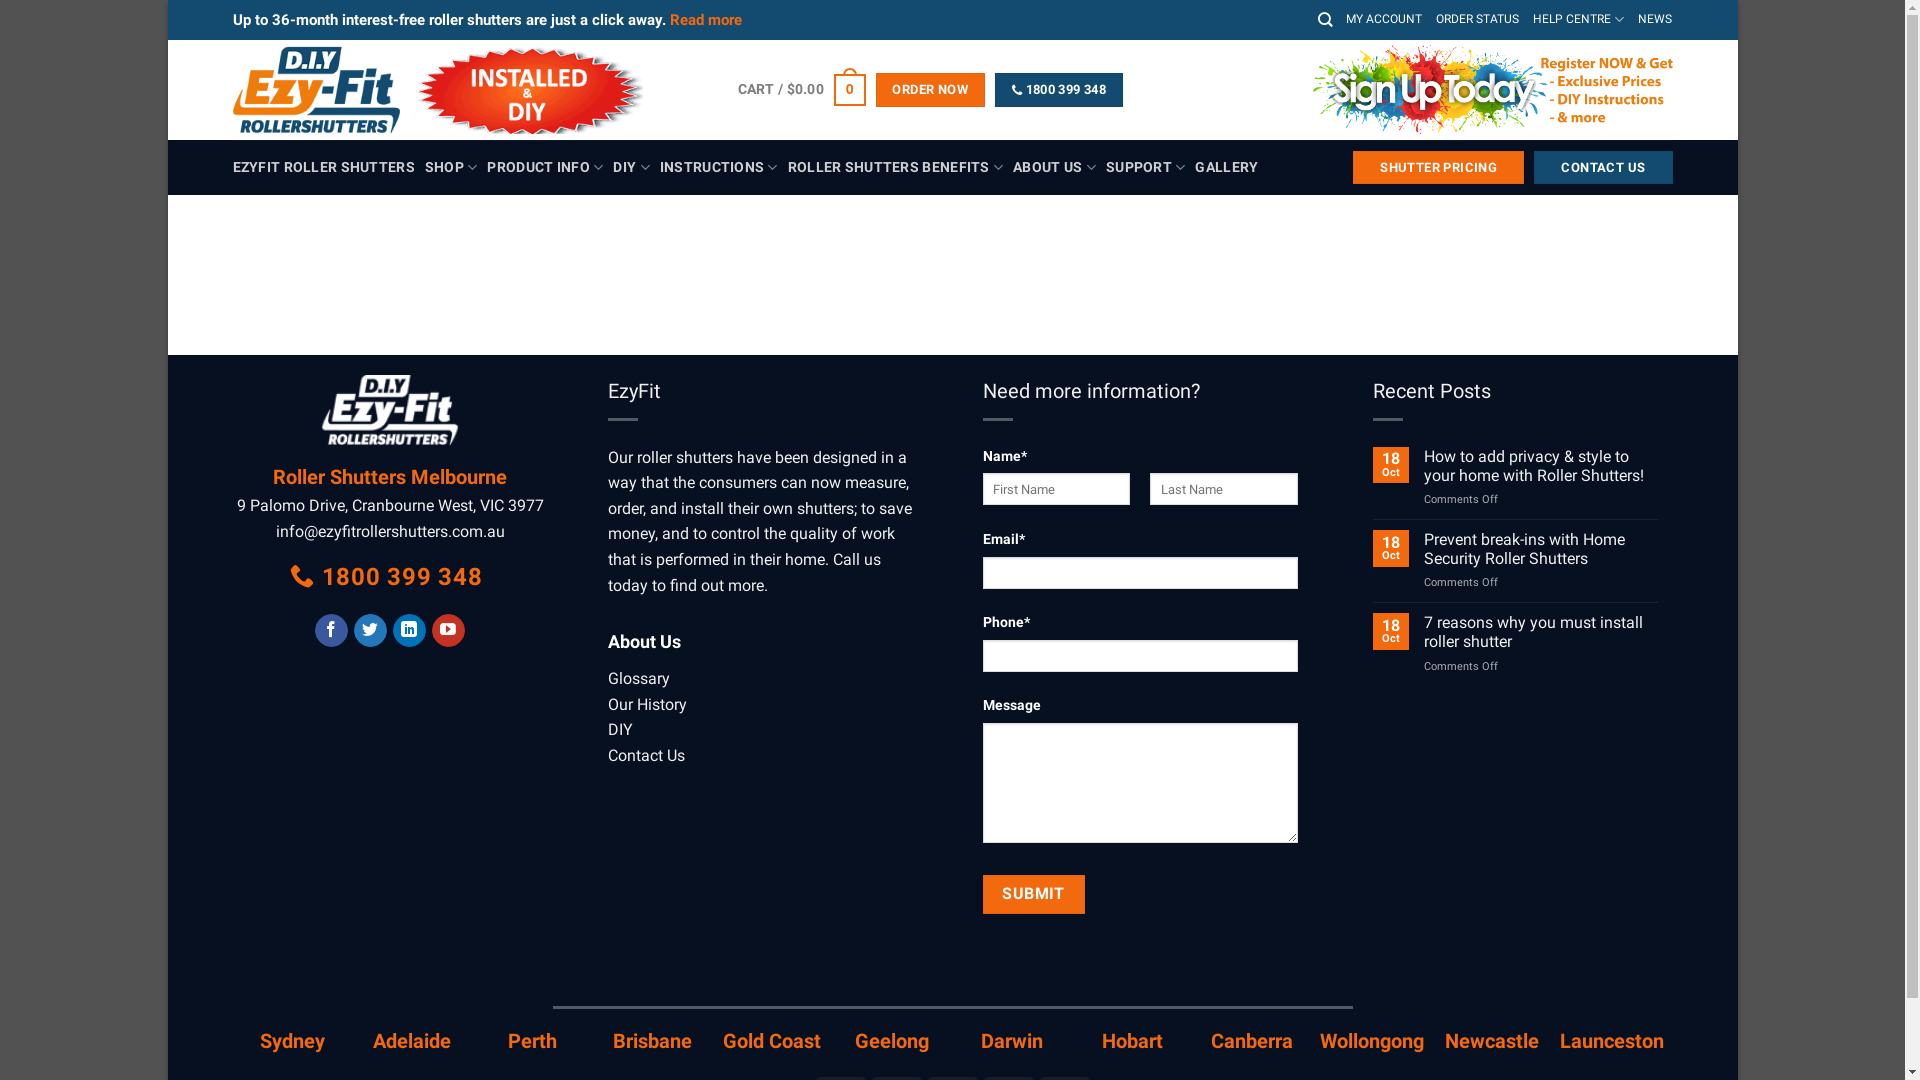  What do you see at coordinates (1320, 1040) in the screenshot?
I see `'Wollongong'` at bounding box center [1320, 1040].